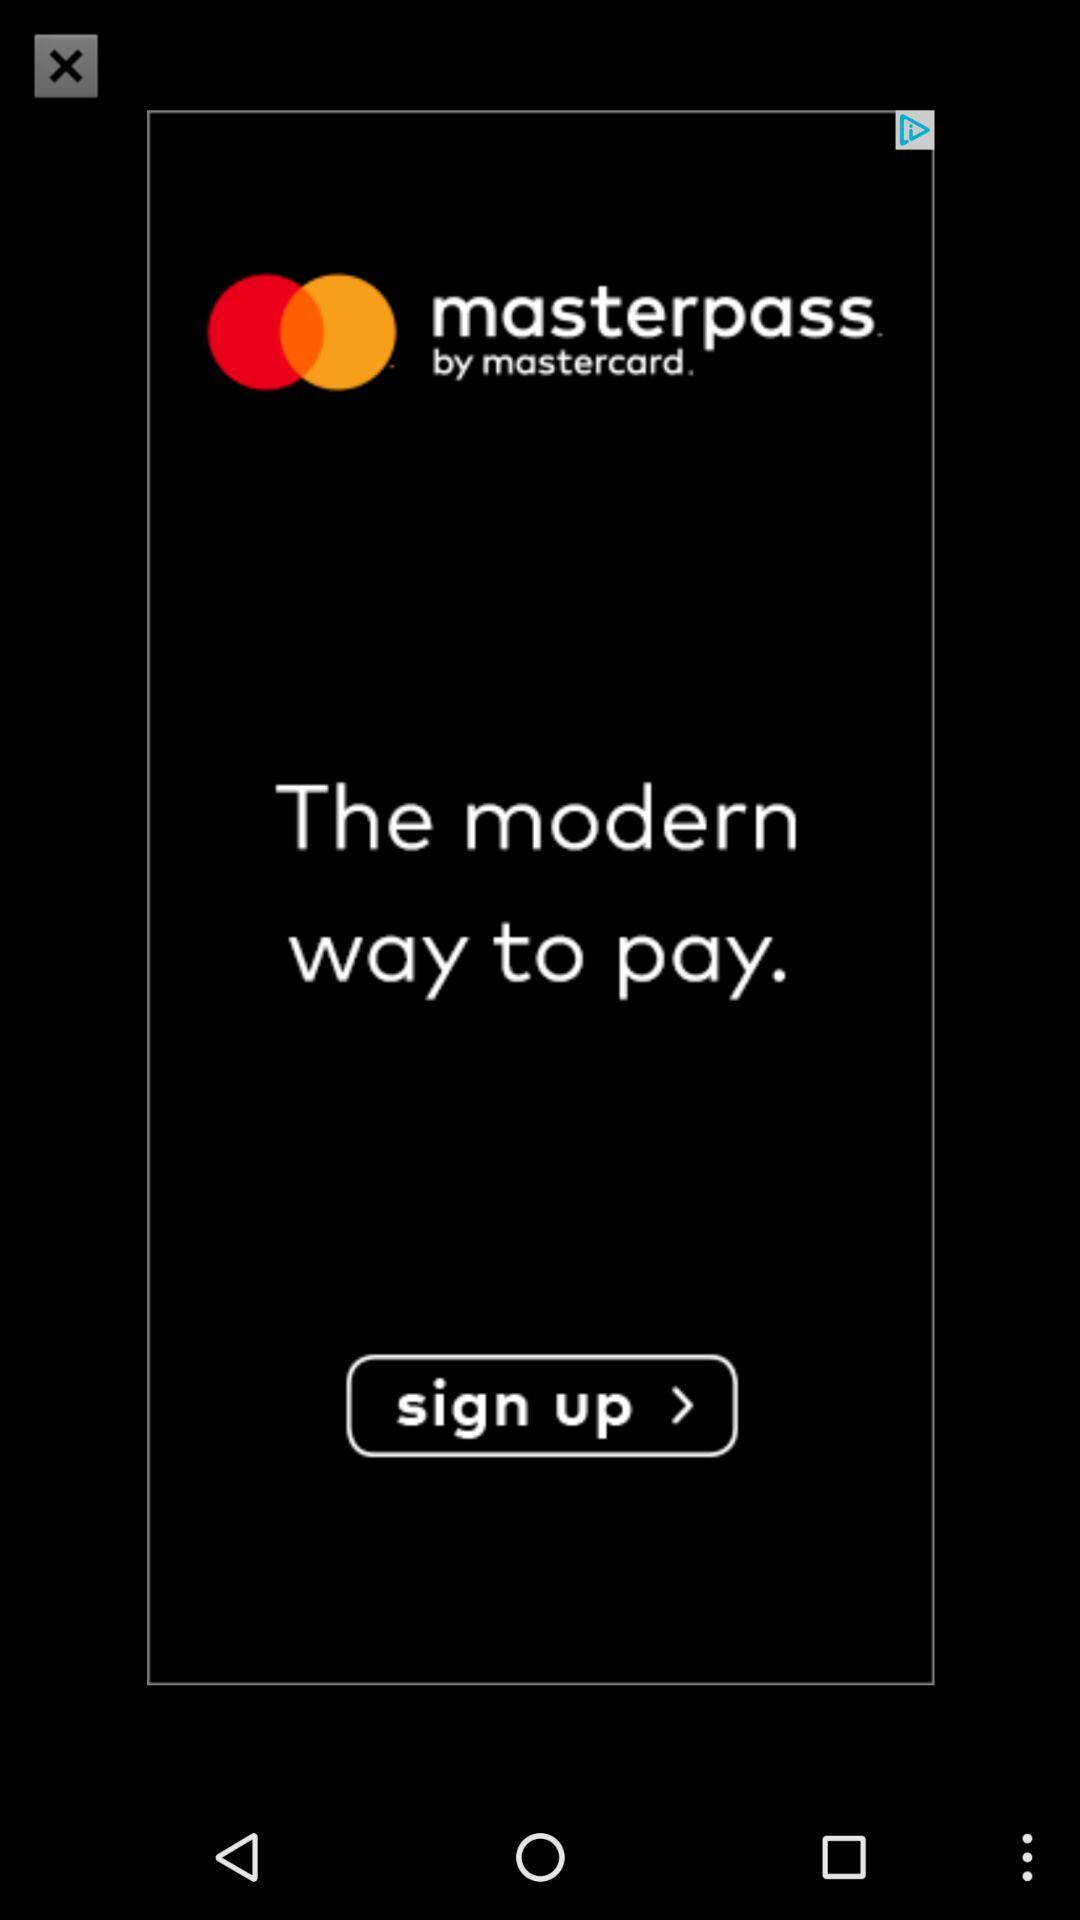 Image resolution: width=1080 pixels, height=1920 pixels. What do you see at coordinates (77, 83) in the screenshot?
I see `the close icon` at bounding box center [77, 83].